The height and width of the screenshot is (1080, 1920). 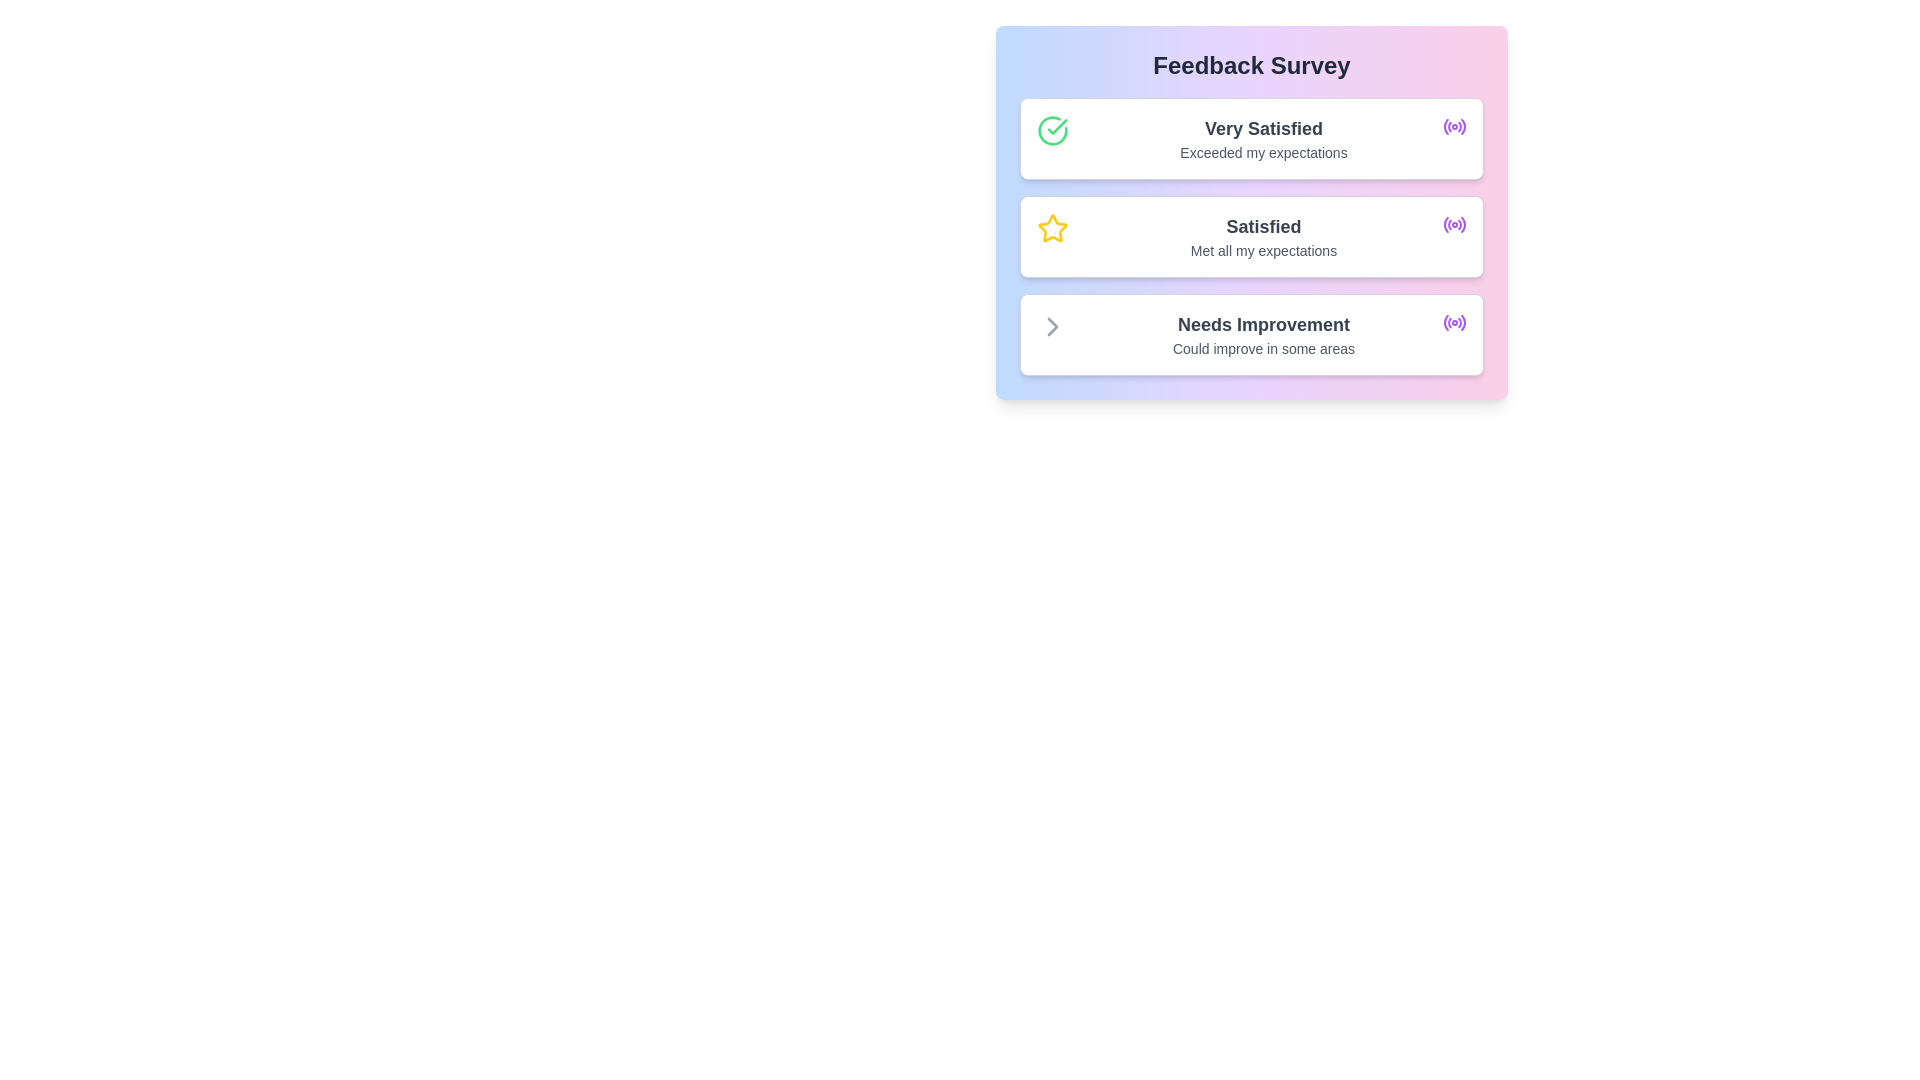 What do you see at coordinates (1262, 137) in the screenshot?
I see `the static text component that reads 'Very Satisfied' and 'Exceeded my expectations' within the feedback selection interface, which is styled with a bold dark gray font and a white background` at bounding box center [1262, 137].